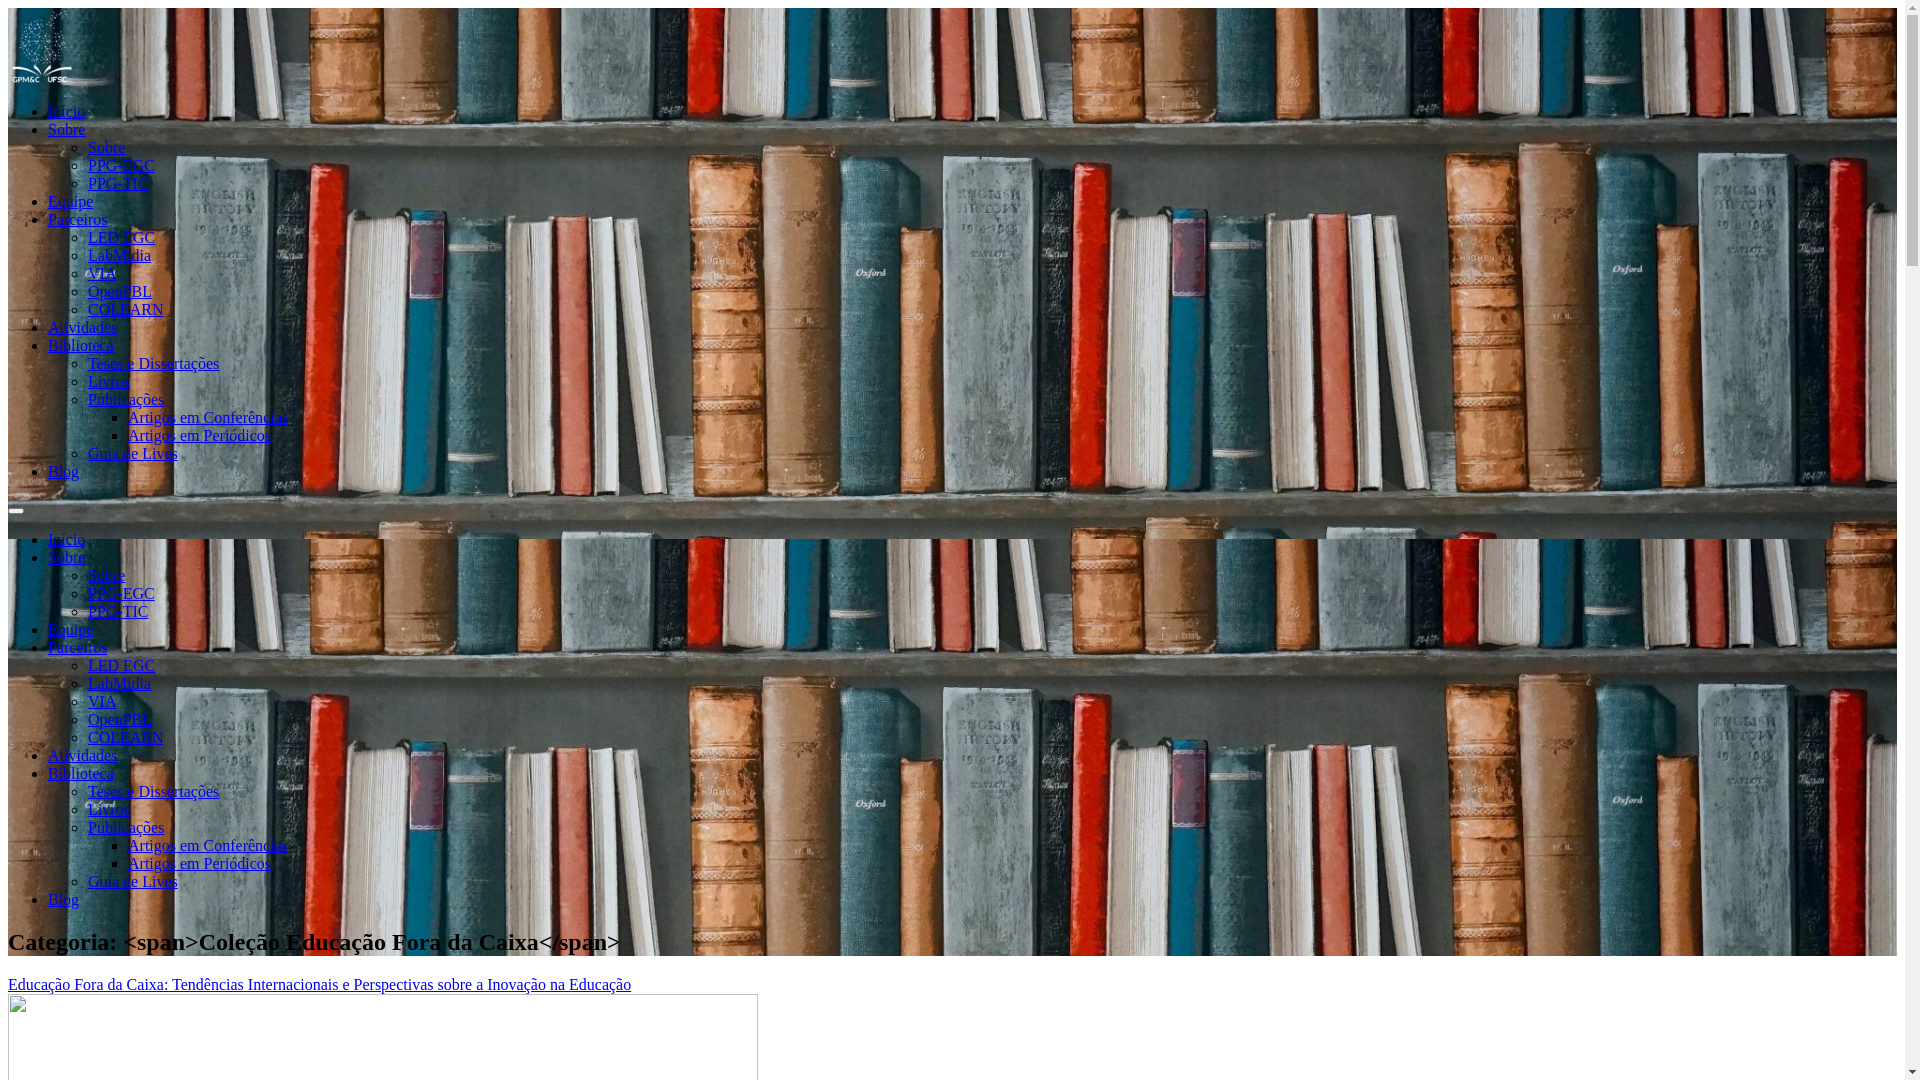 The height and width of the screenshot is (1080, 1920). I want to click on 'Blog', so click(63, 471).